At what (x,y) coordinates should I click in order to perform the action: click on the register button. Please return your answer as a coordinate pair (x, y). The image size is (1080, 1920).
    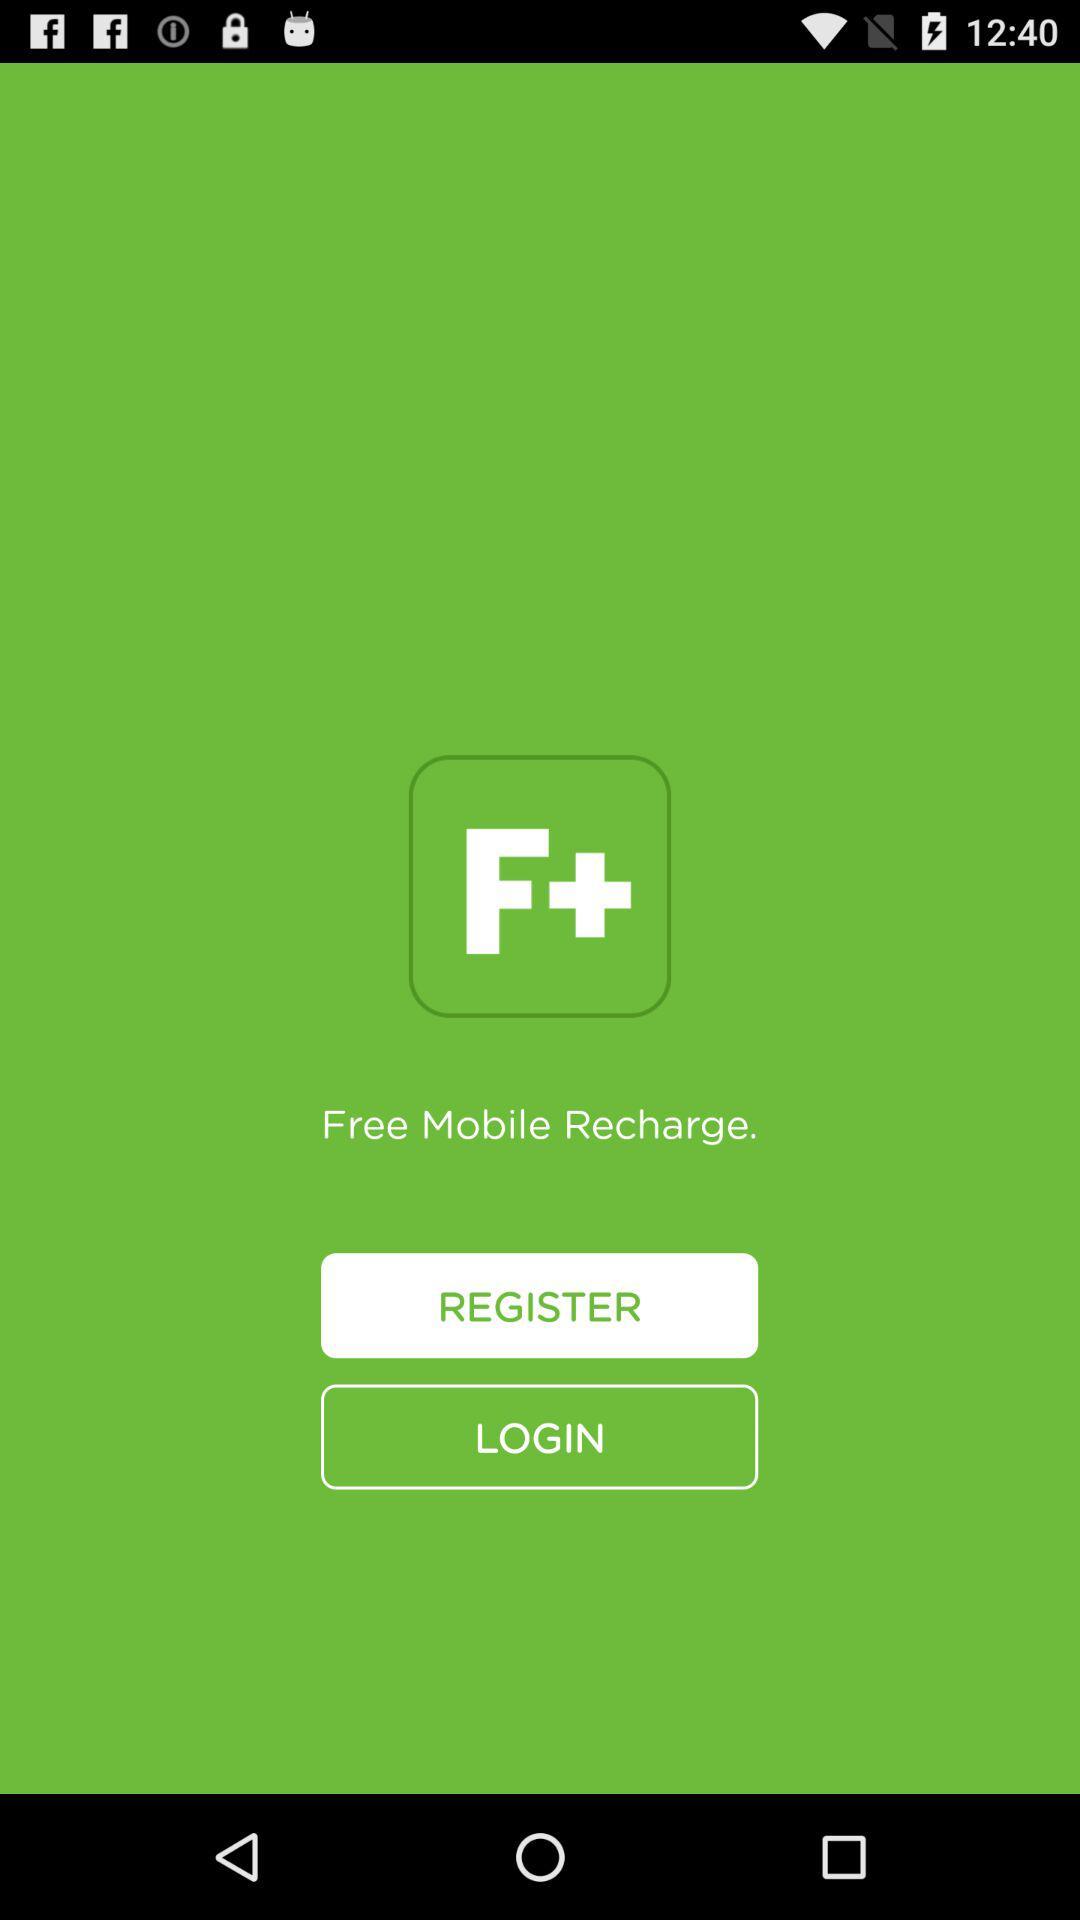
    Looking at the image, I should click on (538, 1305).